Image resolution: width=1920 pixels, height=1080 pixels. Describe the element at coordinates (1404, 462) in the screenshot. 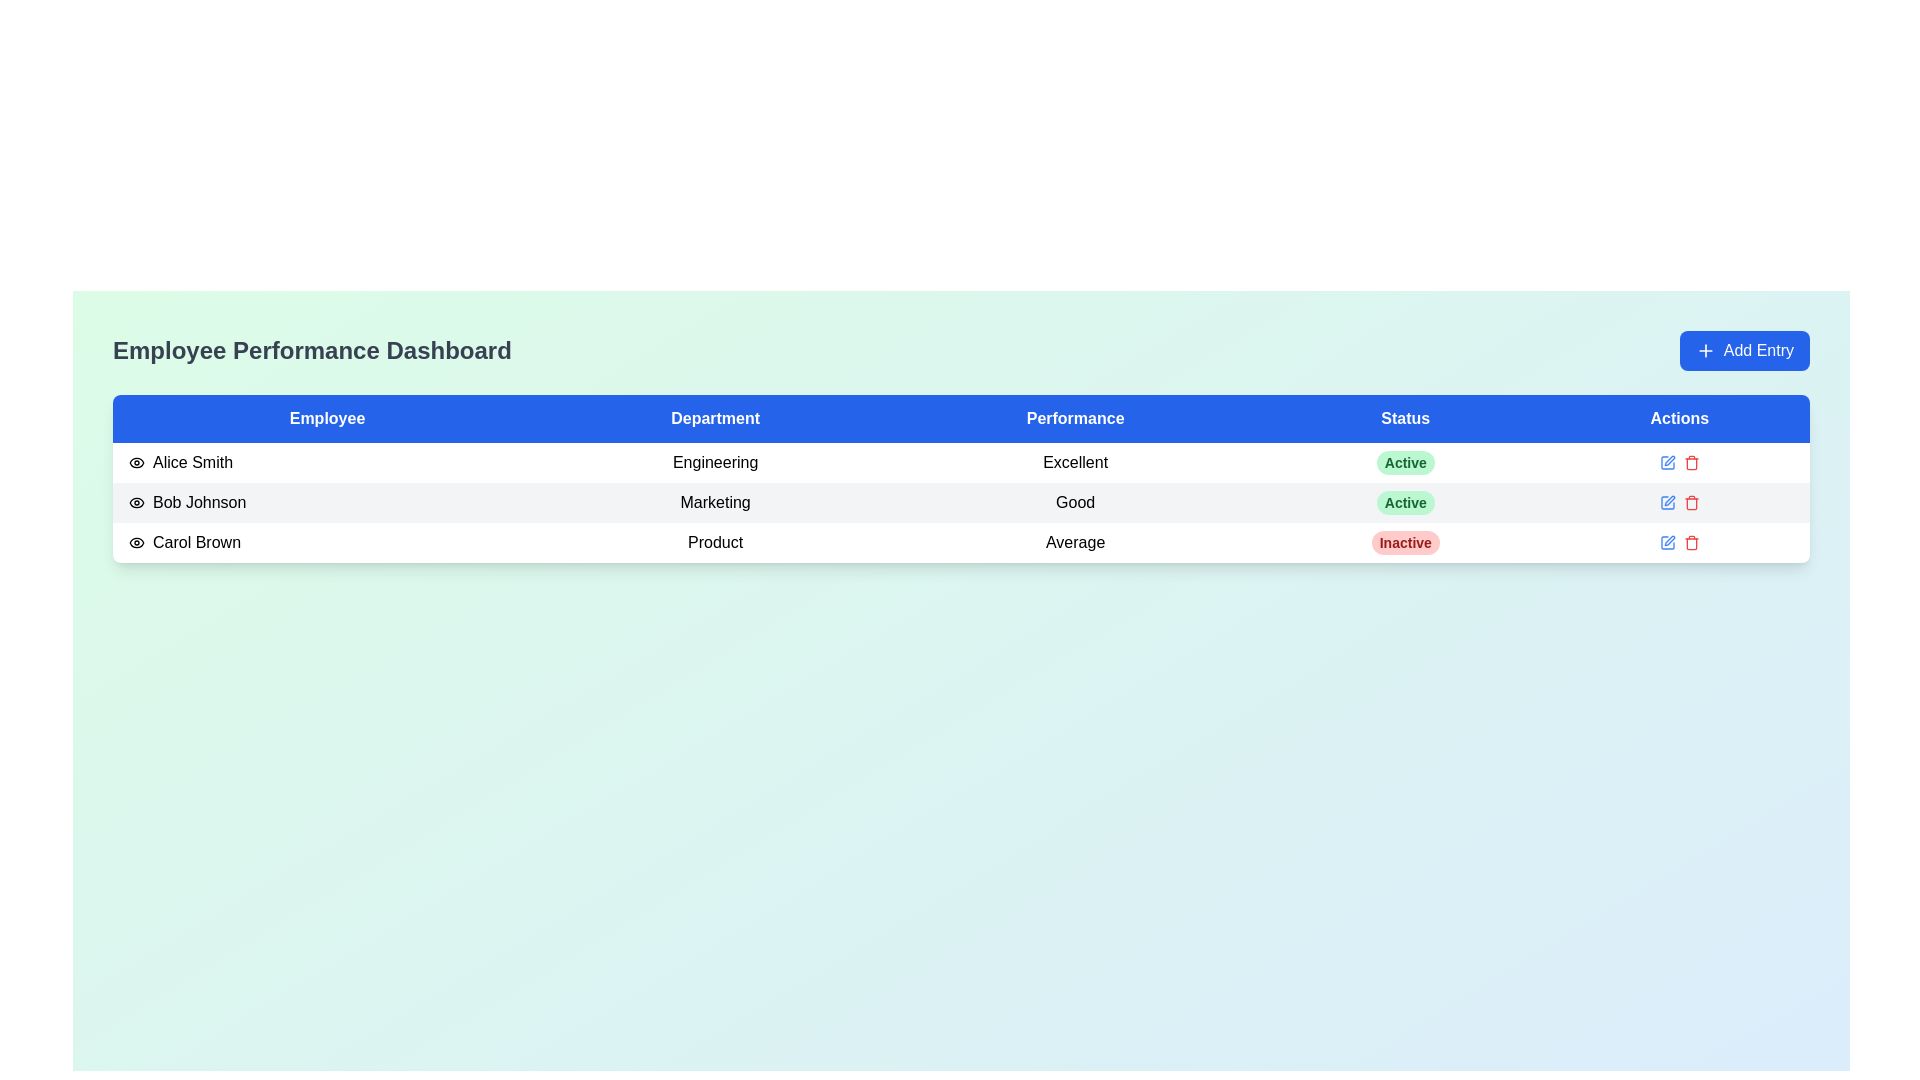

I see `the Status badge labeled 'Active' with a light green background, indicating Alice Smith's active status` at that location.